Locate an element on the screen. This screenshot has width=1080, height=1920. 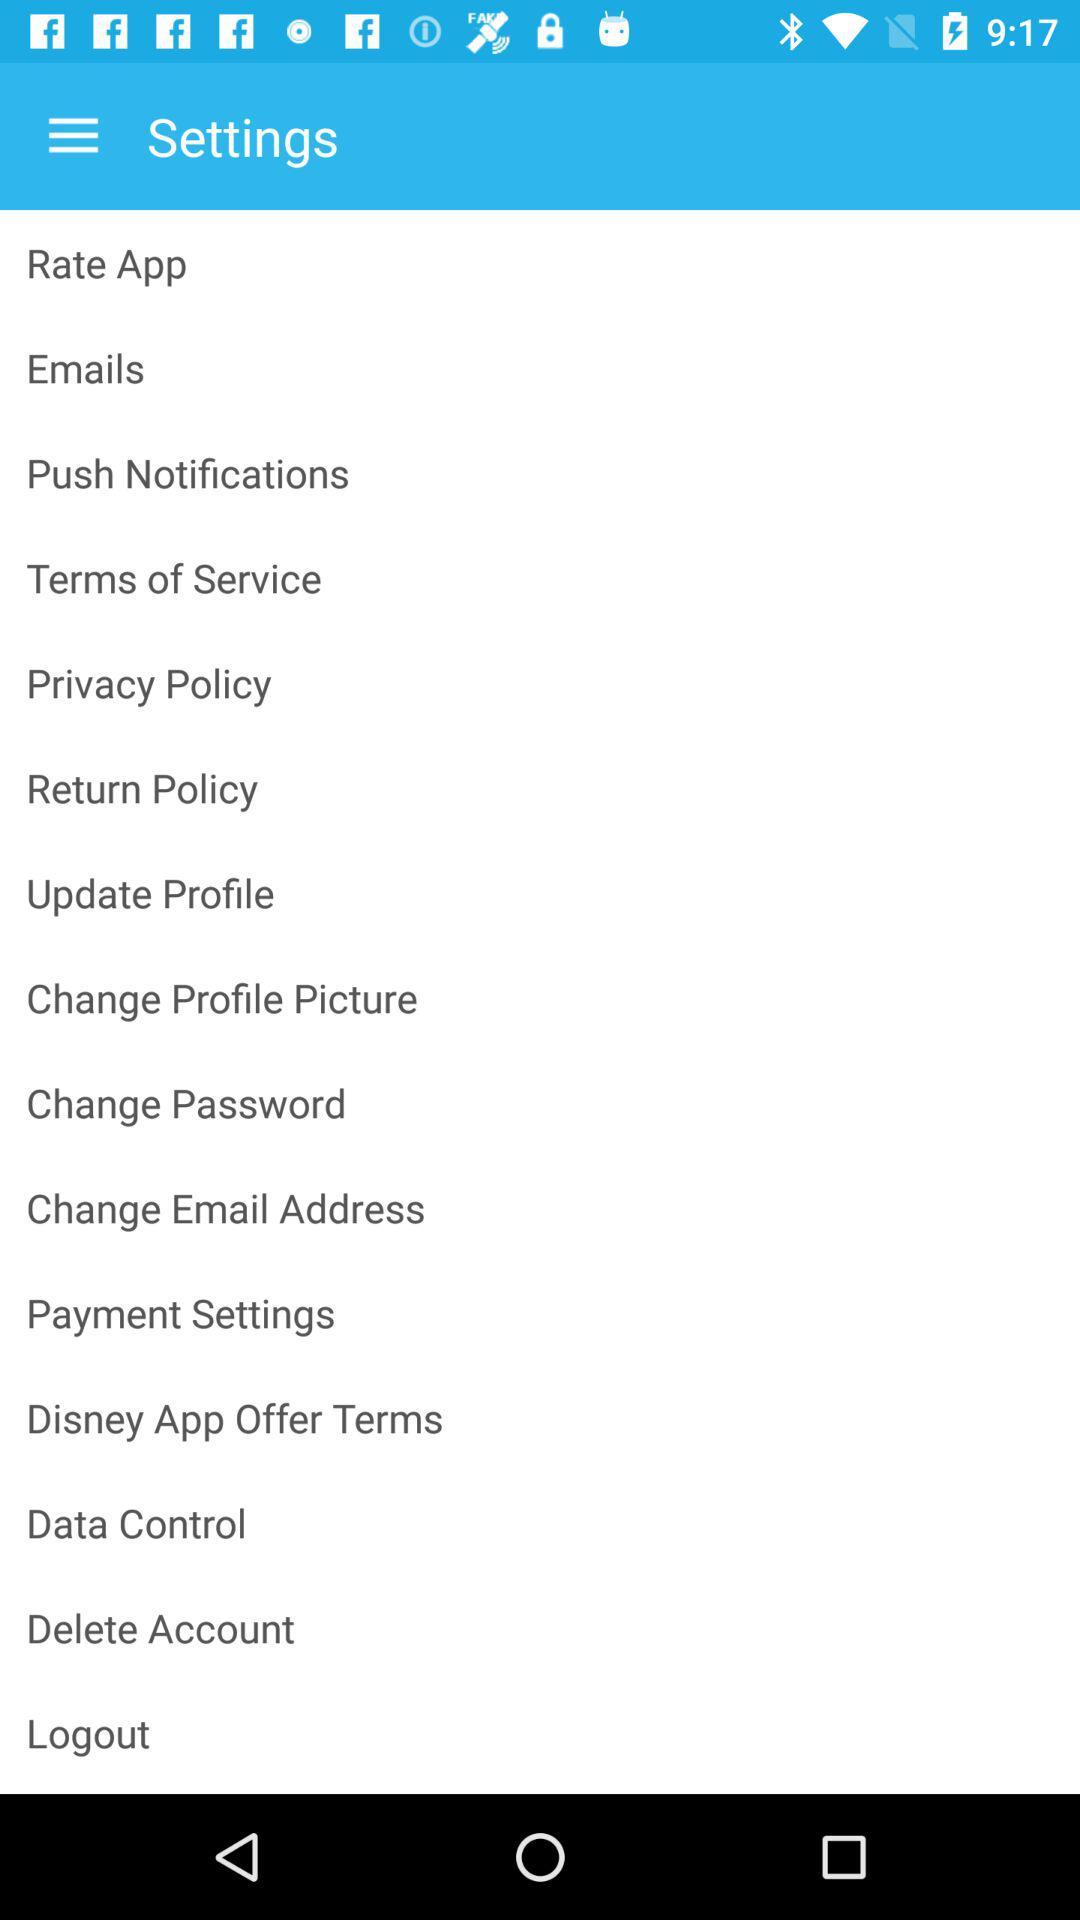
icon above the logout item is located at coordinates (540, 1627).